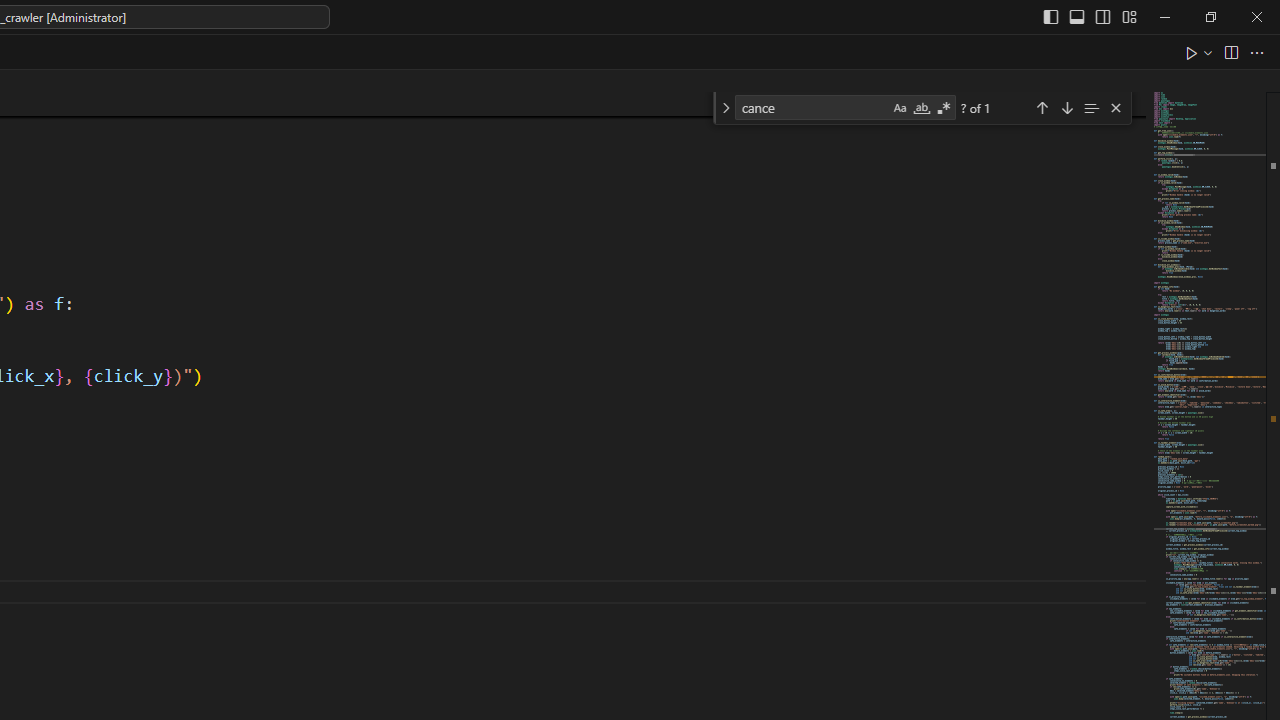  Describe the element at coordinates (1255, 51) in the screenshot. I see `'More Actions...'` at that location.